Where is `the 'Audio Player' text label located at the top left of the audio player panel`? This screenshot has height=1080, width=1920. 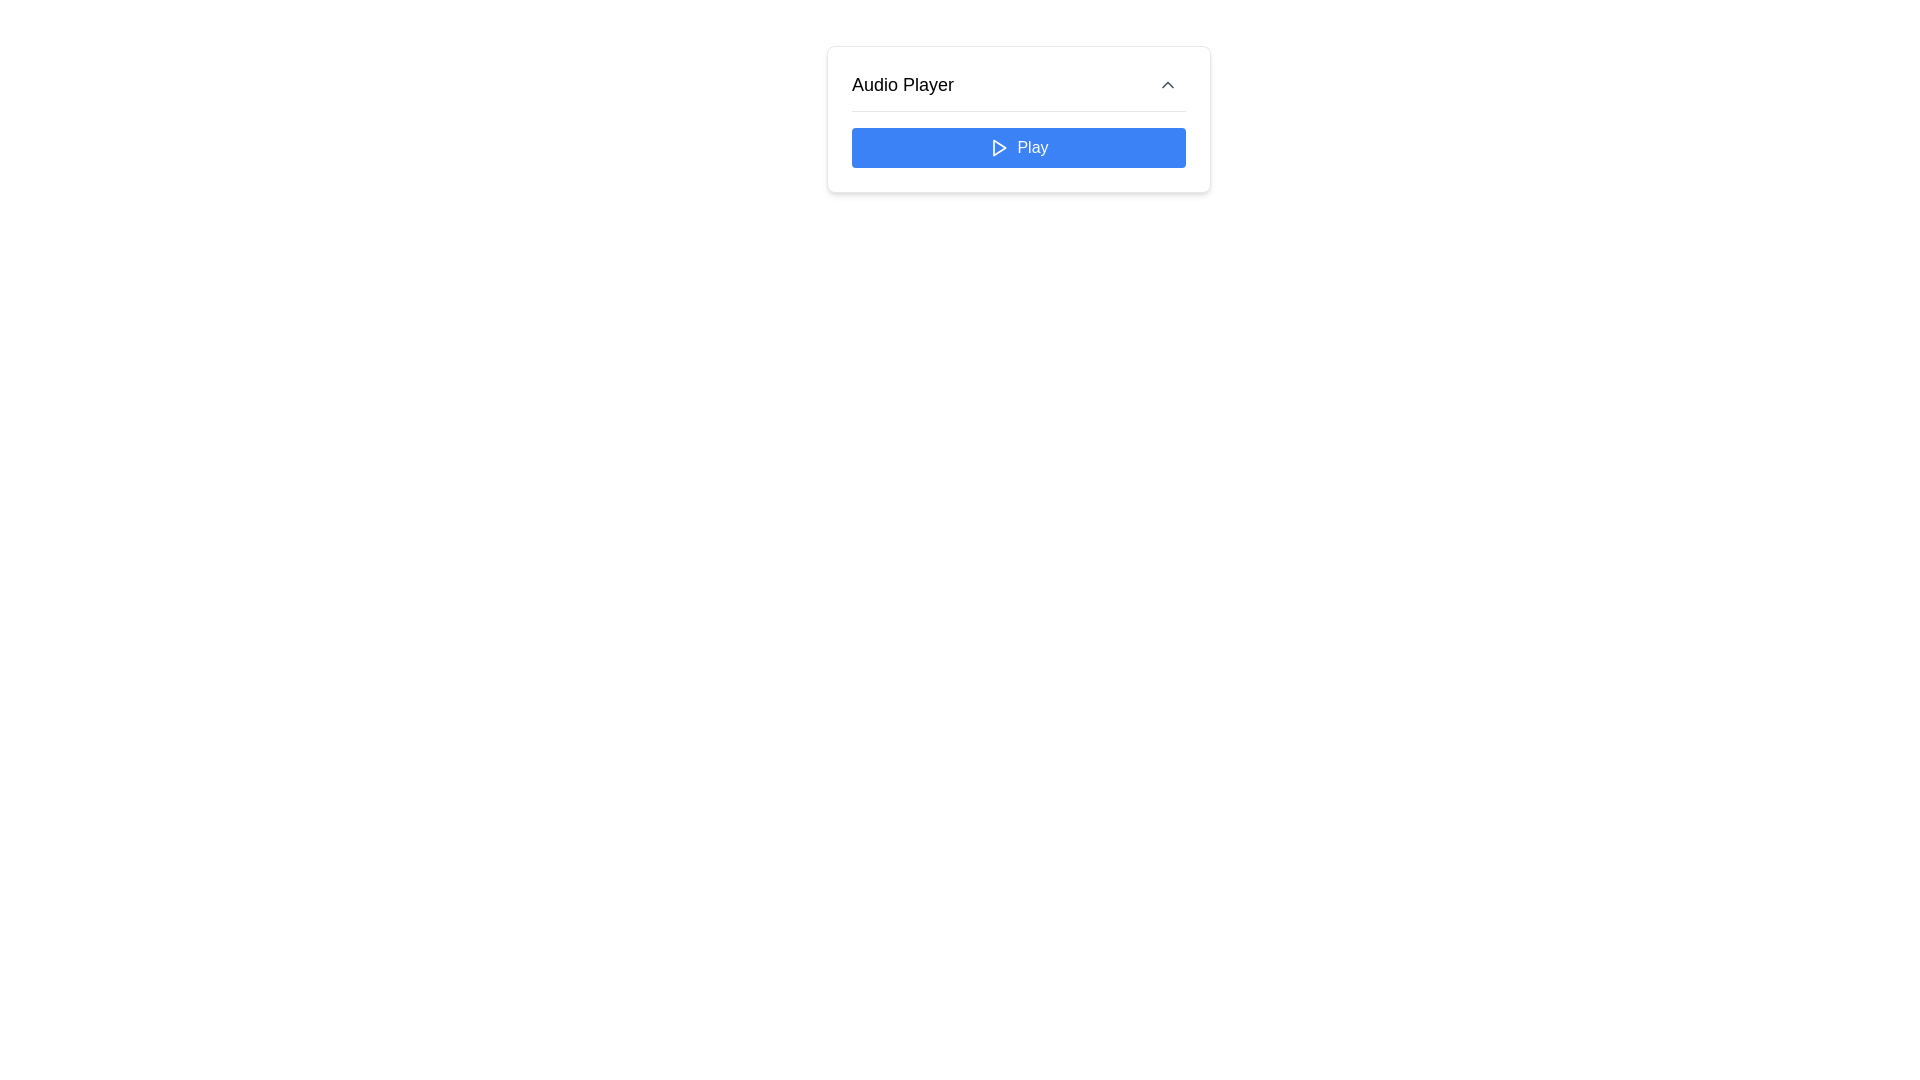
the 'Audio Player' text label located at the top left of the audio player panel is located at coordinates (901, 83).